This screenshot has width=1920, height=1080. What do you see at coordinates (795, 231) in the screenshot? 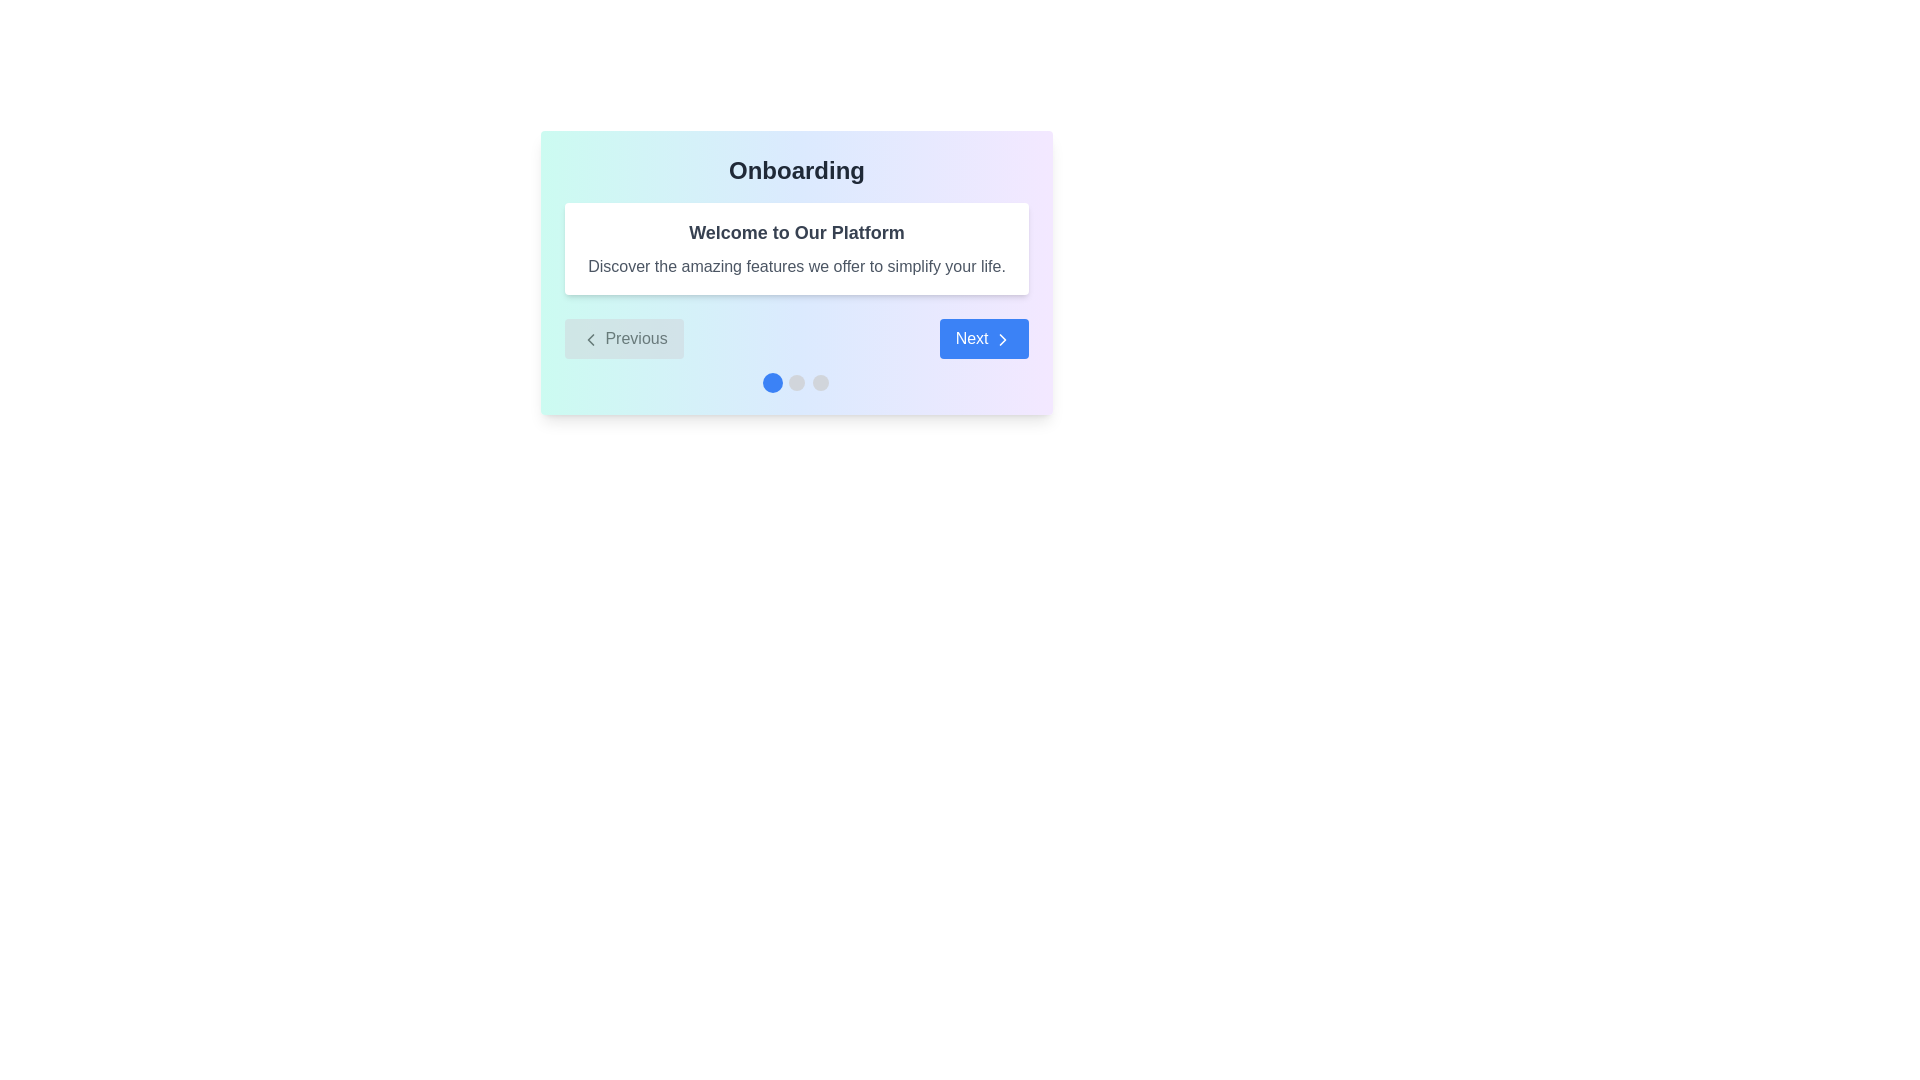
I see `the text element displaying 'Welcome to Our Platform', which is styled with a larger, bold font in dark gray and positioned within a white rounded rectangle box` at bounding box center [795, 231].